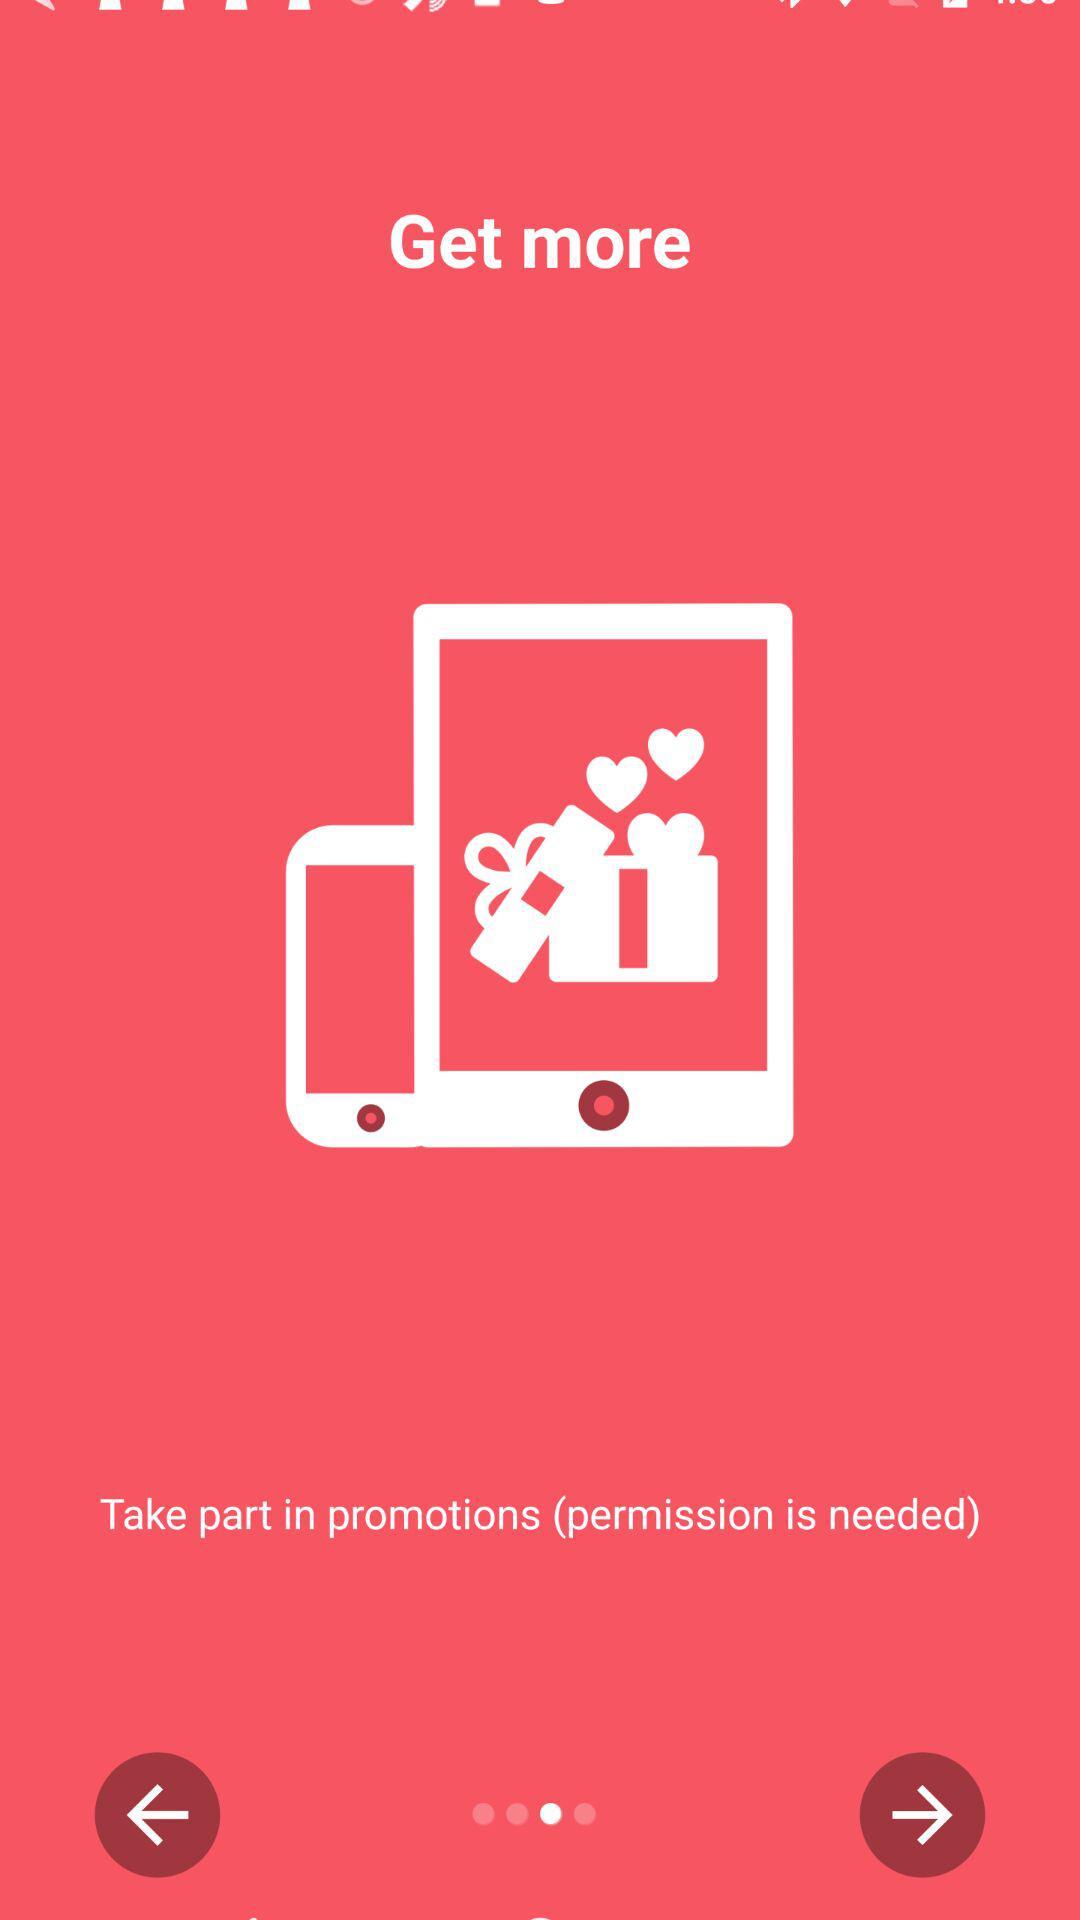  I want to click on backward, so click(156, 1814).